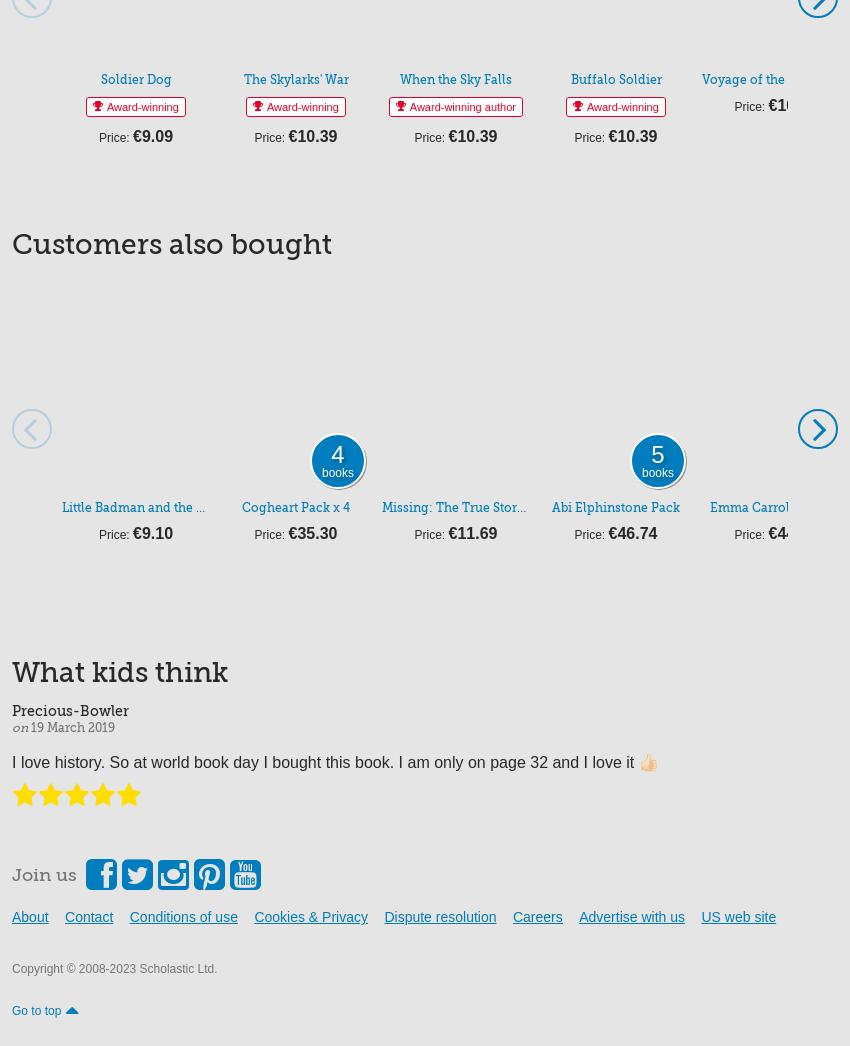 The image size is (850, 1046). I want to click on 'Dispute resolution', so click(438, 917).